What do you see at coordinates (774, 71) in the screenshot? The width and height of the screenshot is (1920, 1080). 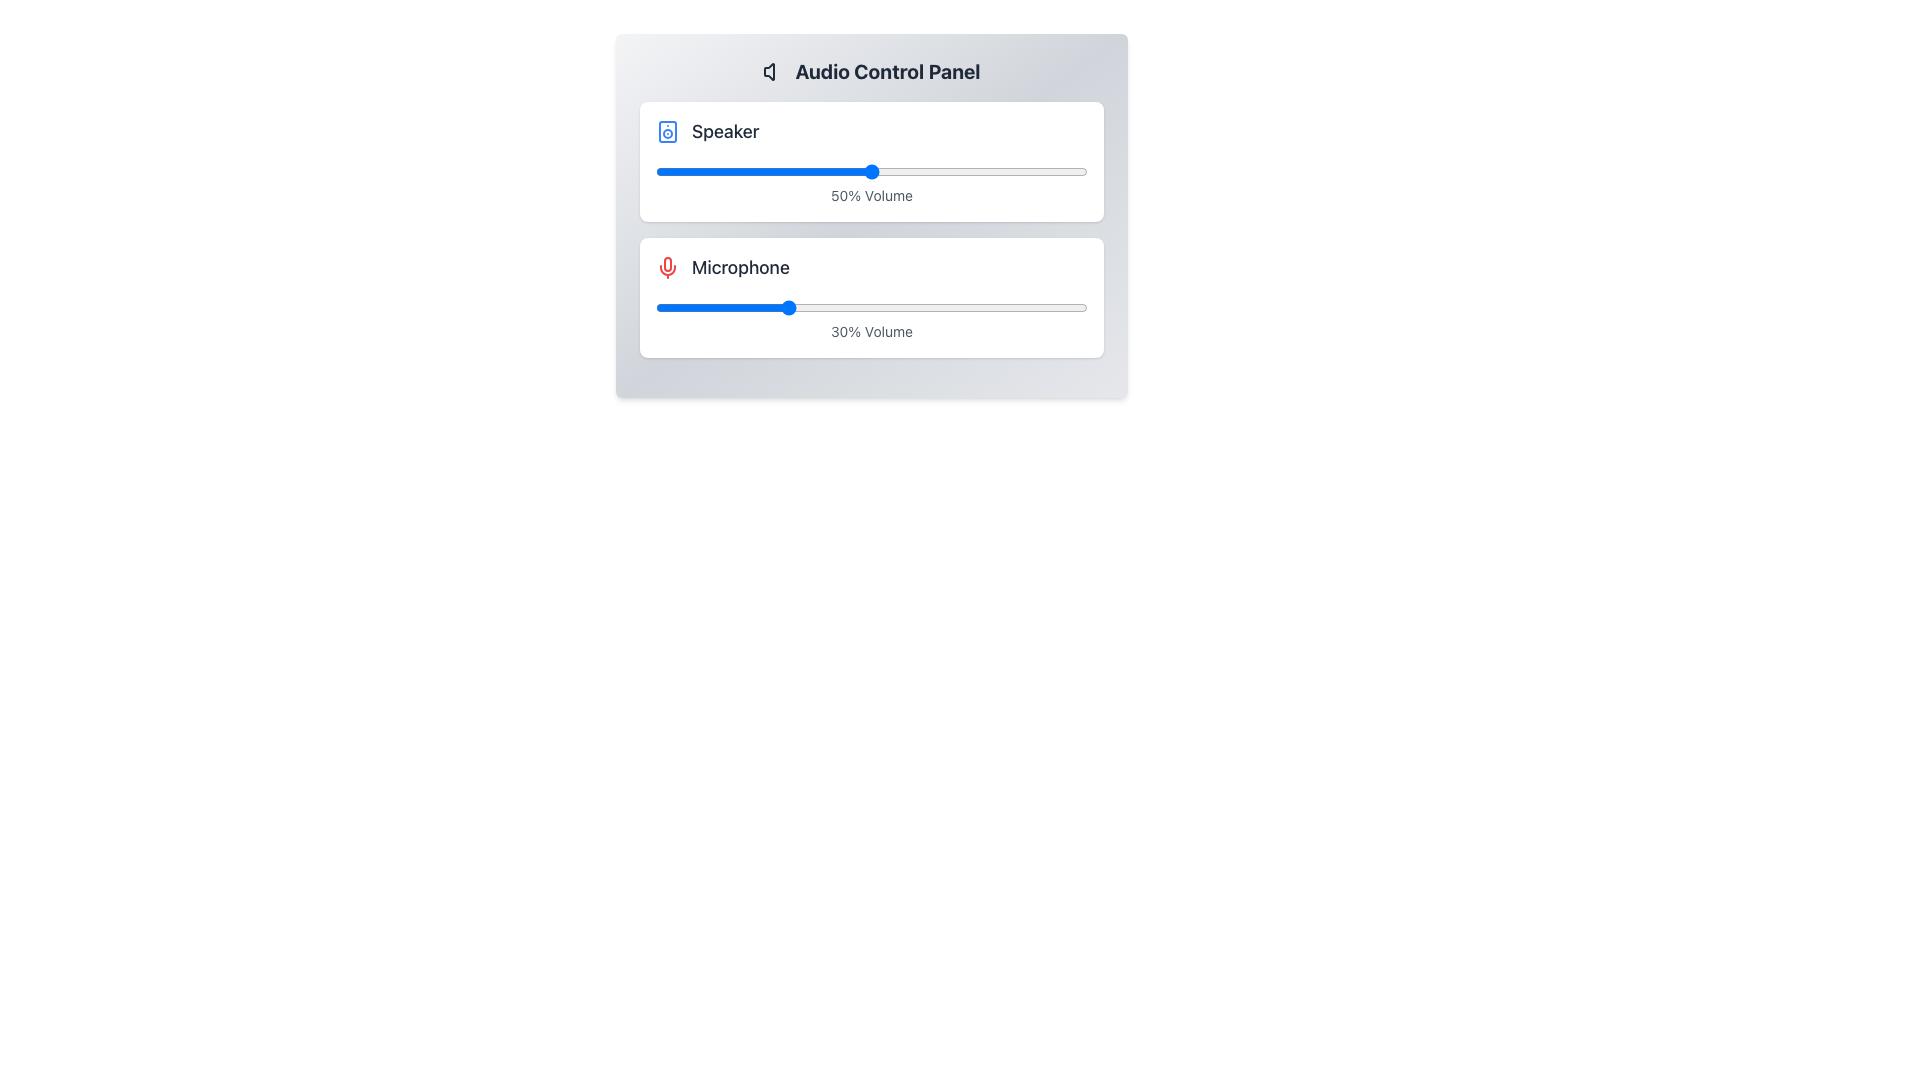 I see `the speaker icon located in the 'Audio Control Panel' section, which is styled with a hollow outline and positioned to the left of the text 'Audio Control Panel'` at bounding box center [774, 71].